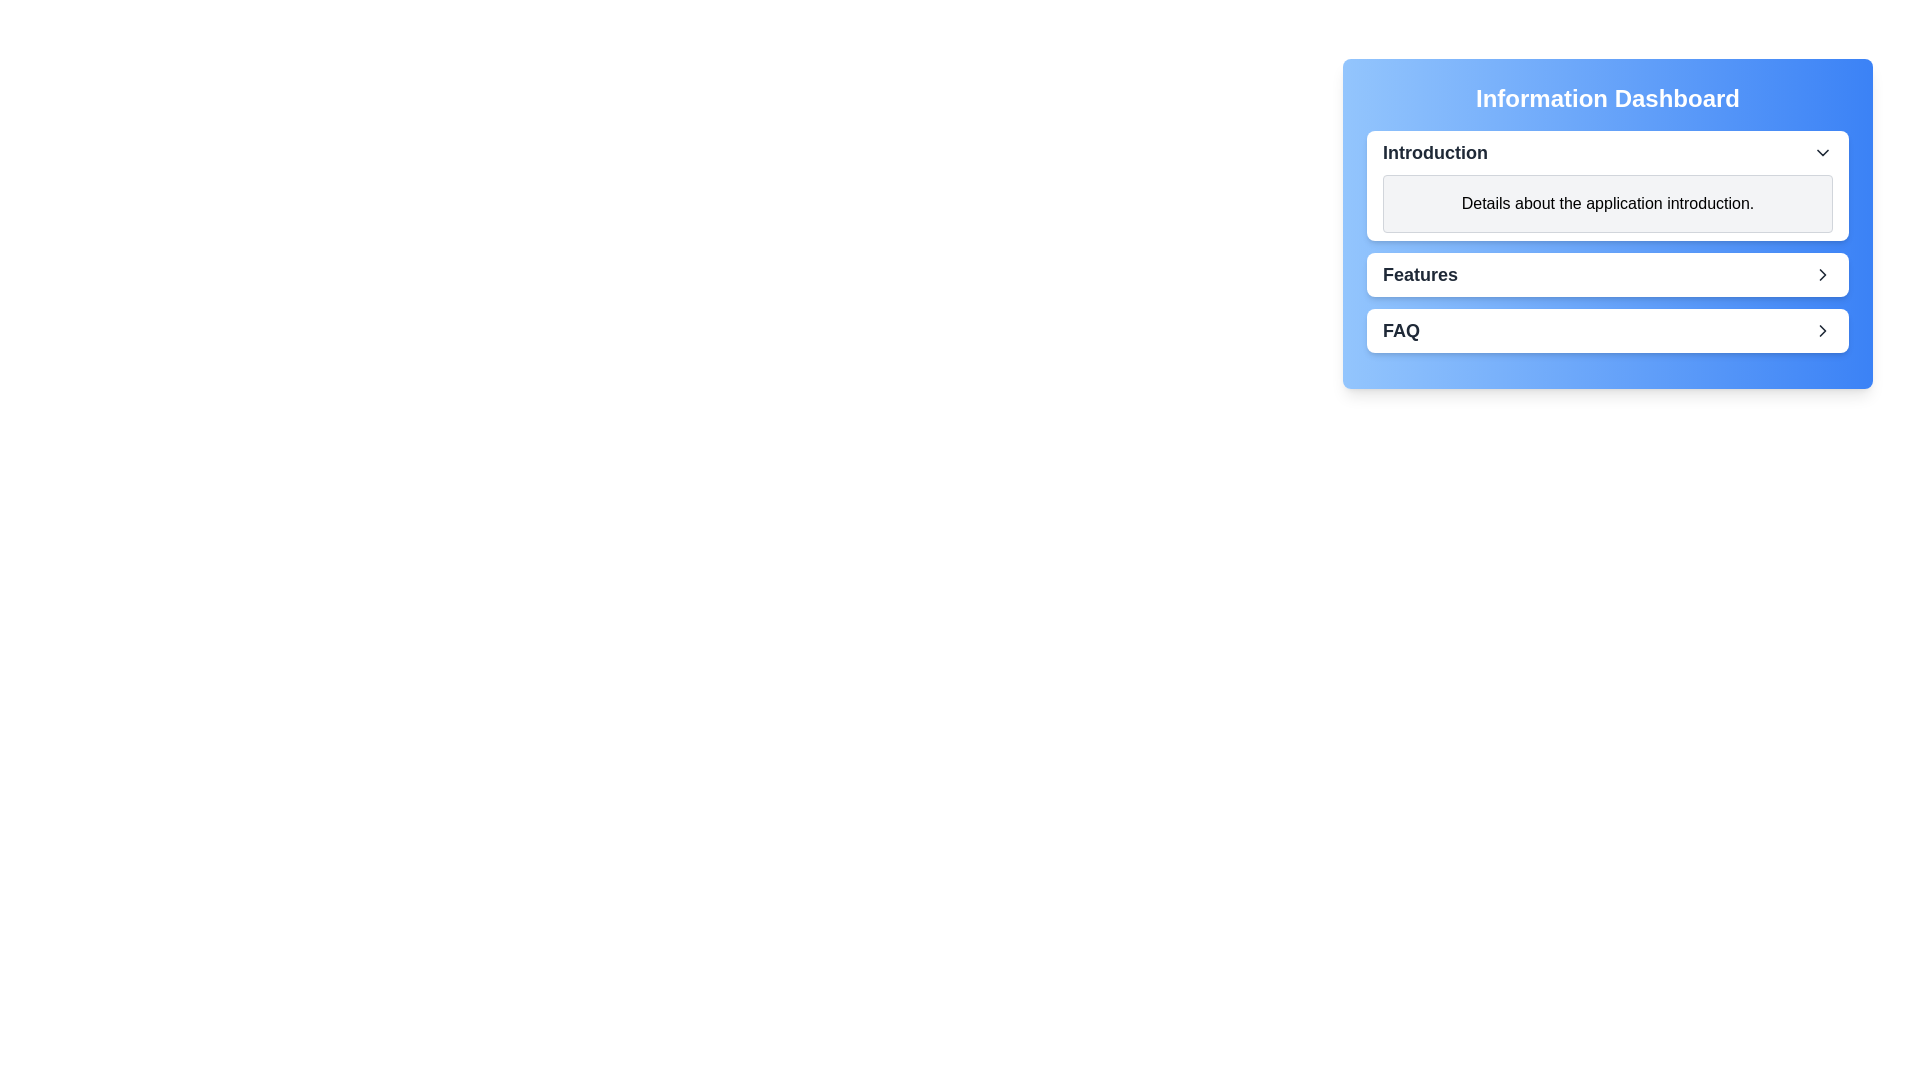 This screenshot has height=1080, width=1920. What do you see at coordinates (1823, 274) in the screenshot?
I see `the chevron icon located to the far right of the 'Features' button in the 'Information Dashboard' section` at bounding box center [1823, 274].